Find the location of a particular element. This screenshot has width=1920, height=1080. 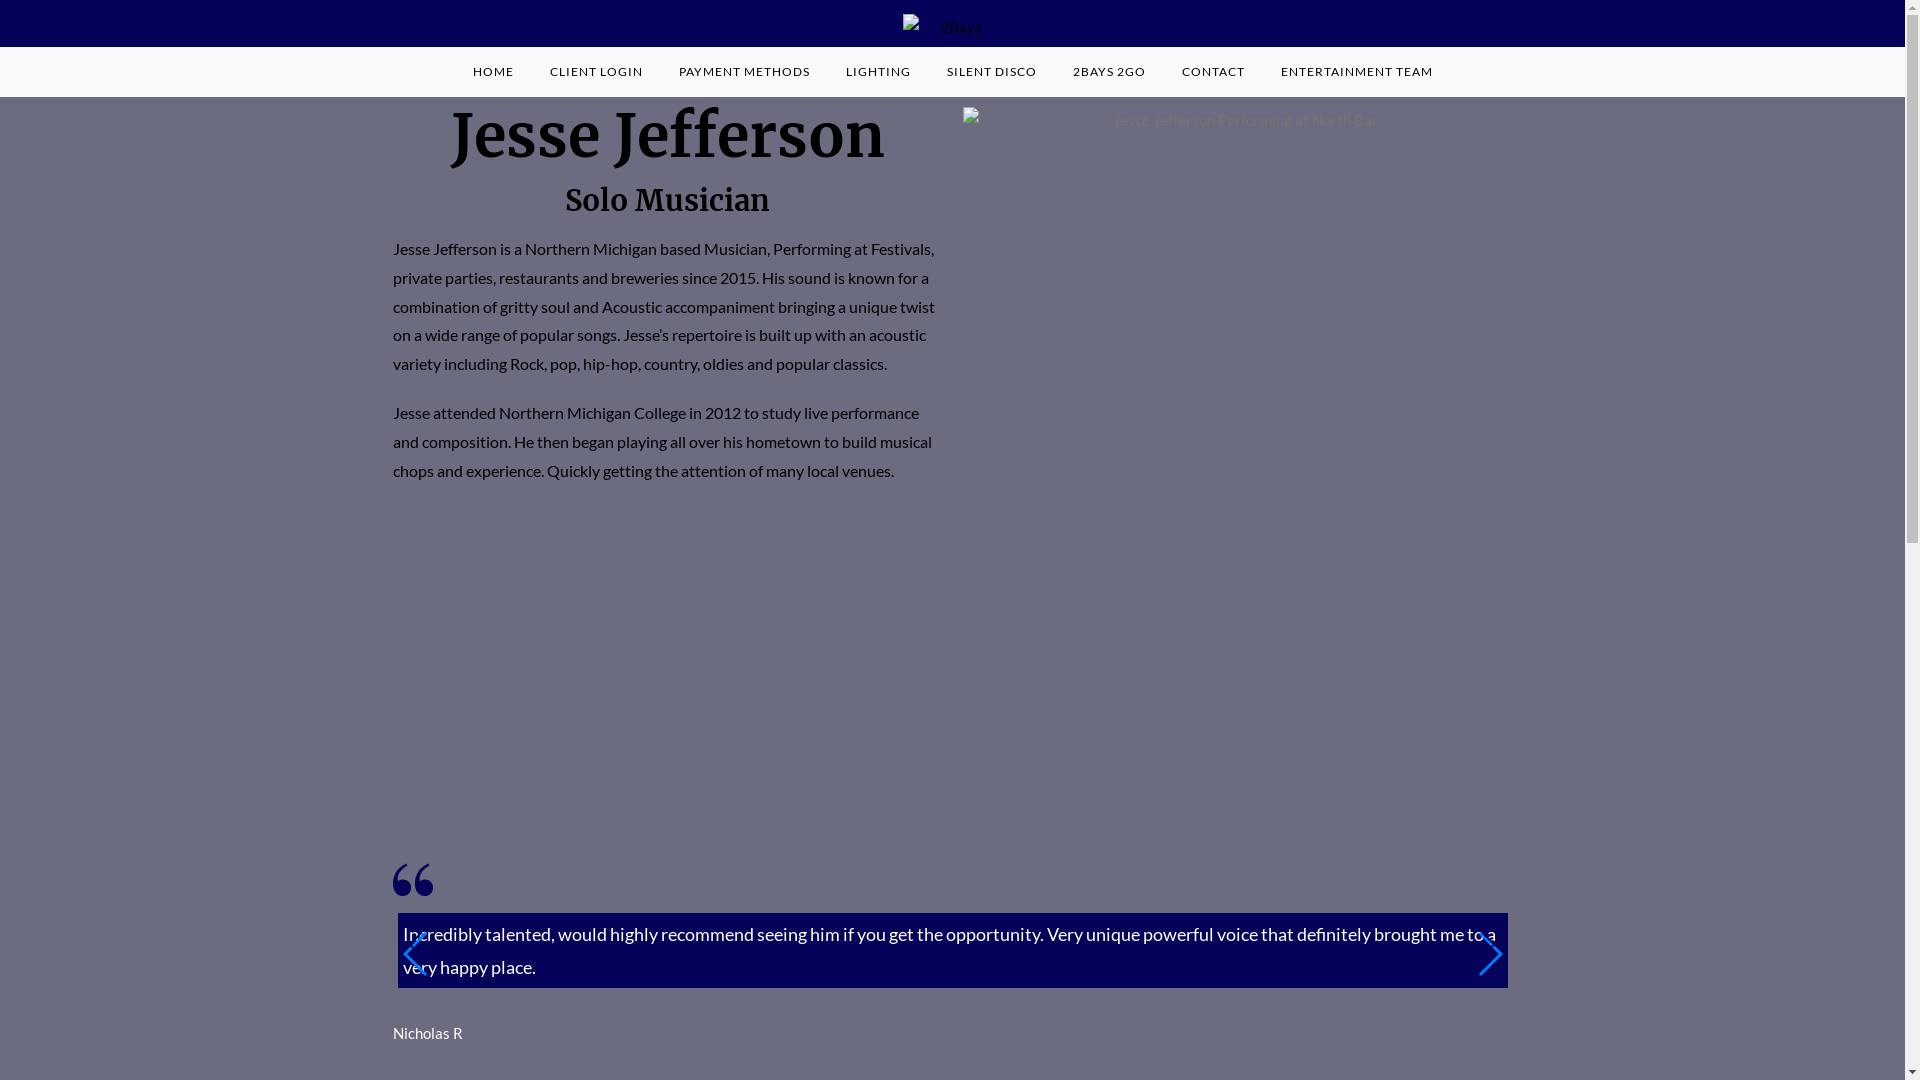

'SILENT DISCO' is located at coordinates (990, 71).